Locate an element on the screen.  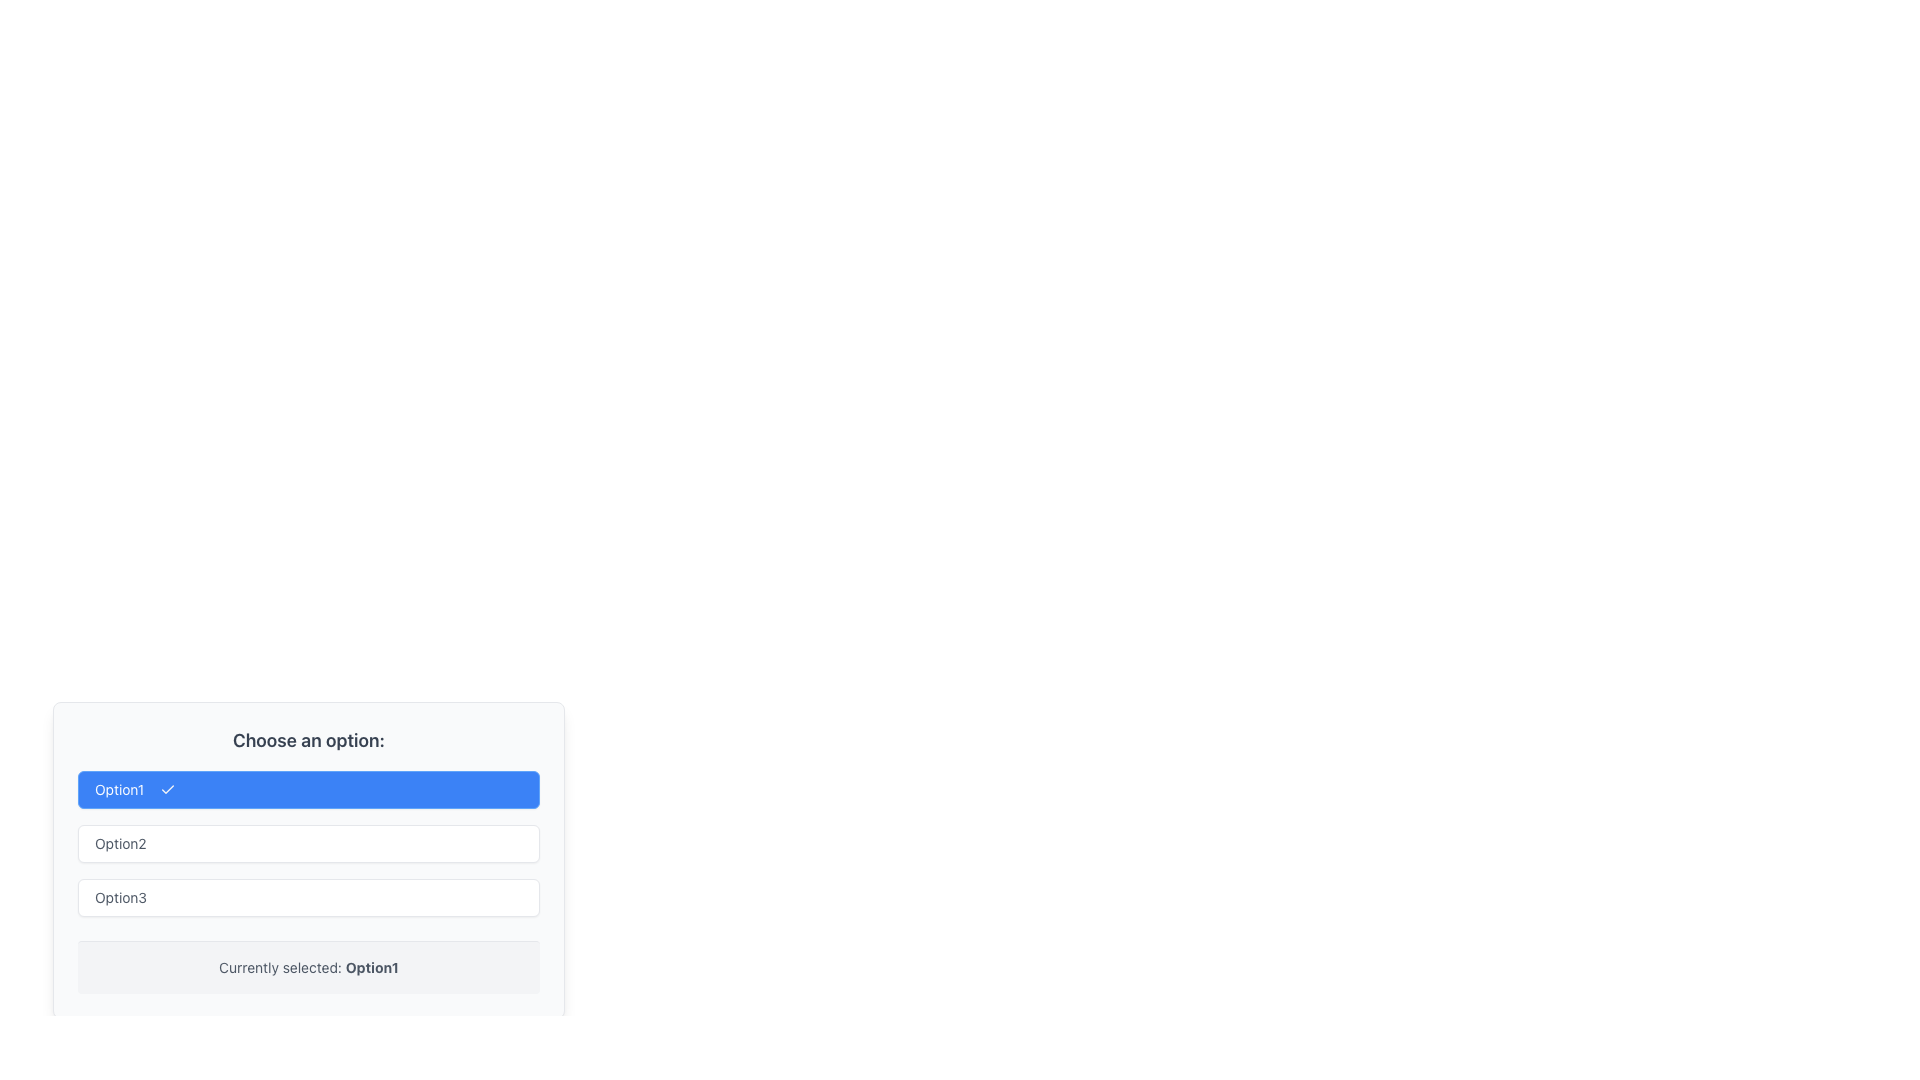
the text element reading 'Option1' is located at coordinates (372, 966).